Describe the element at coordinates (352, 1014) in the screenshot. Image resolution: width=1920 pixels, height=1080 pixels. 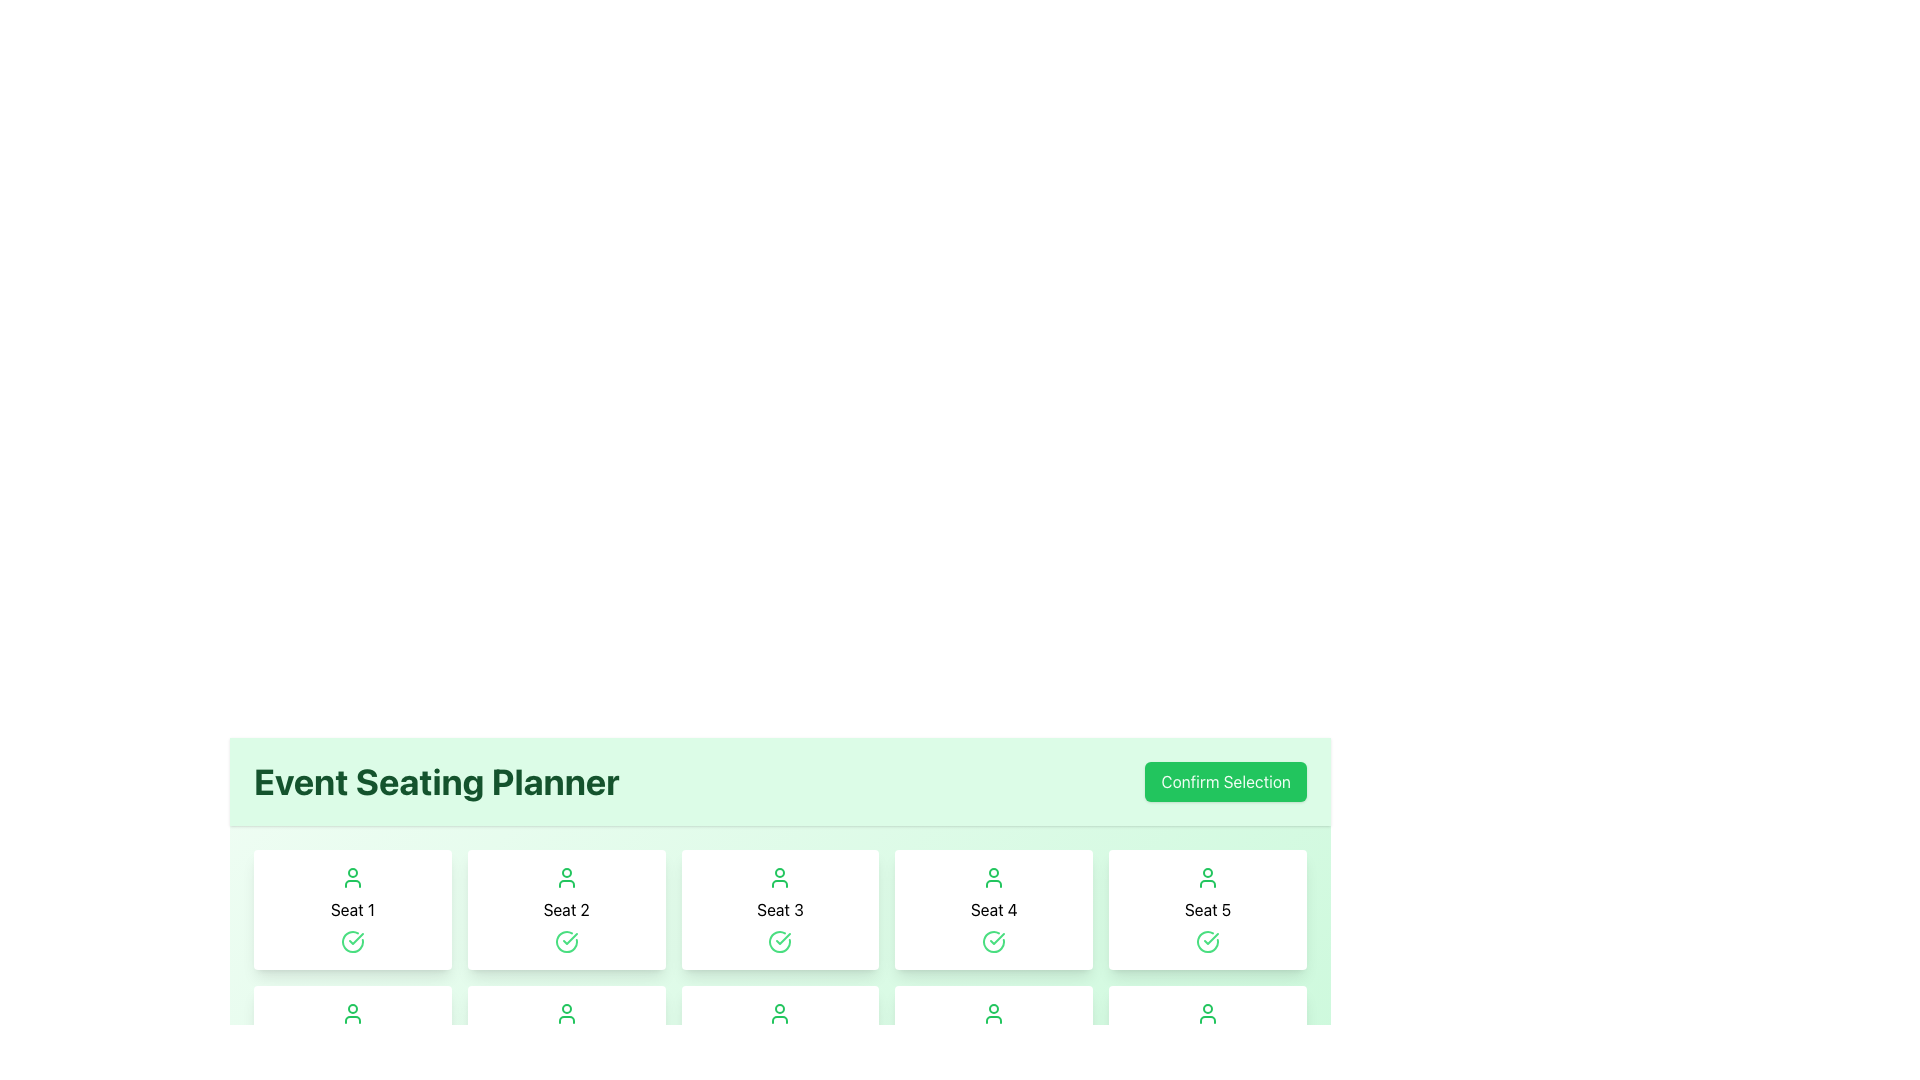
I see `the decorative or status icon associated with 'Seat 6'` at that location.